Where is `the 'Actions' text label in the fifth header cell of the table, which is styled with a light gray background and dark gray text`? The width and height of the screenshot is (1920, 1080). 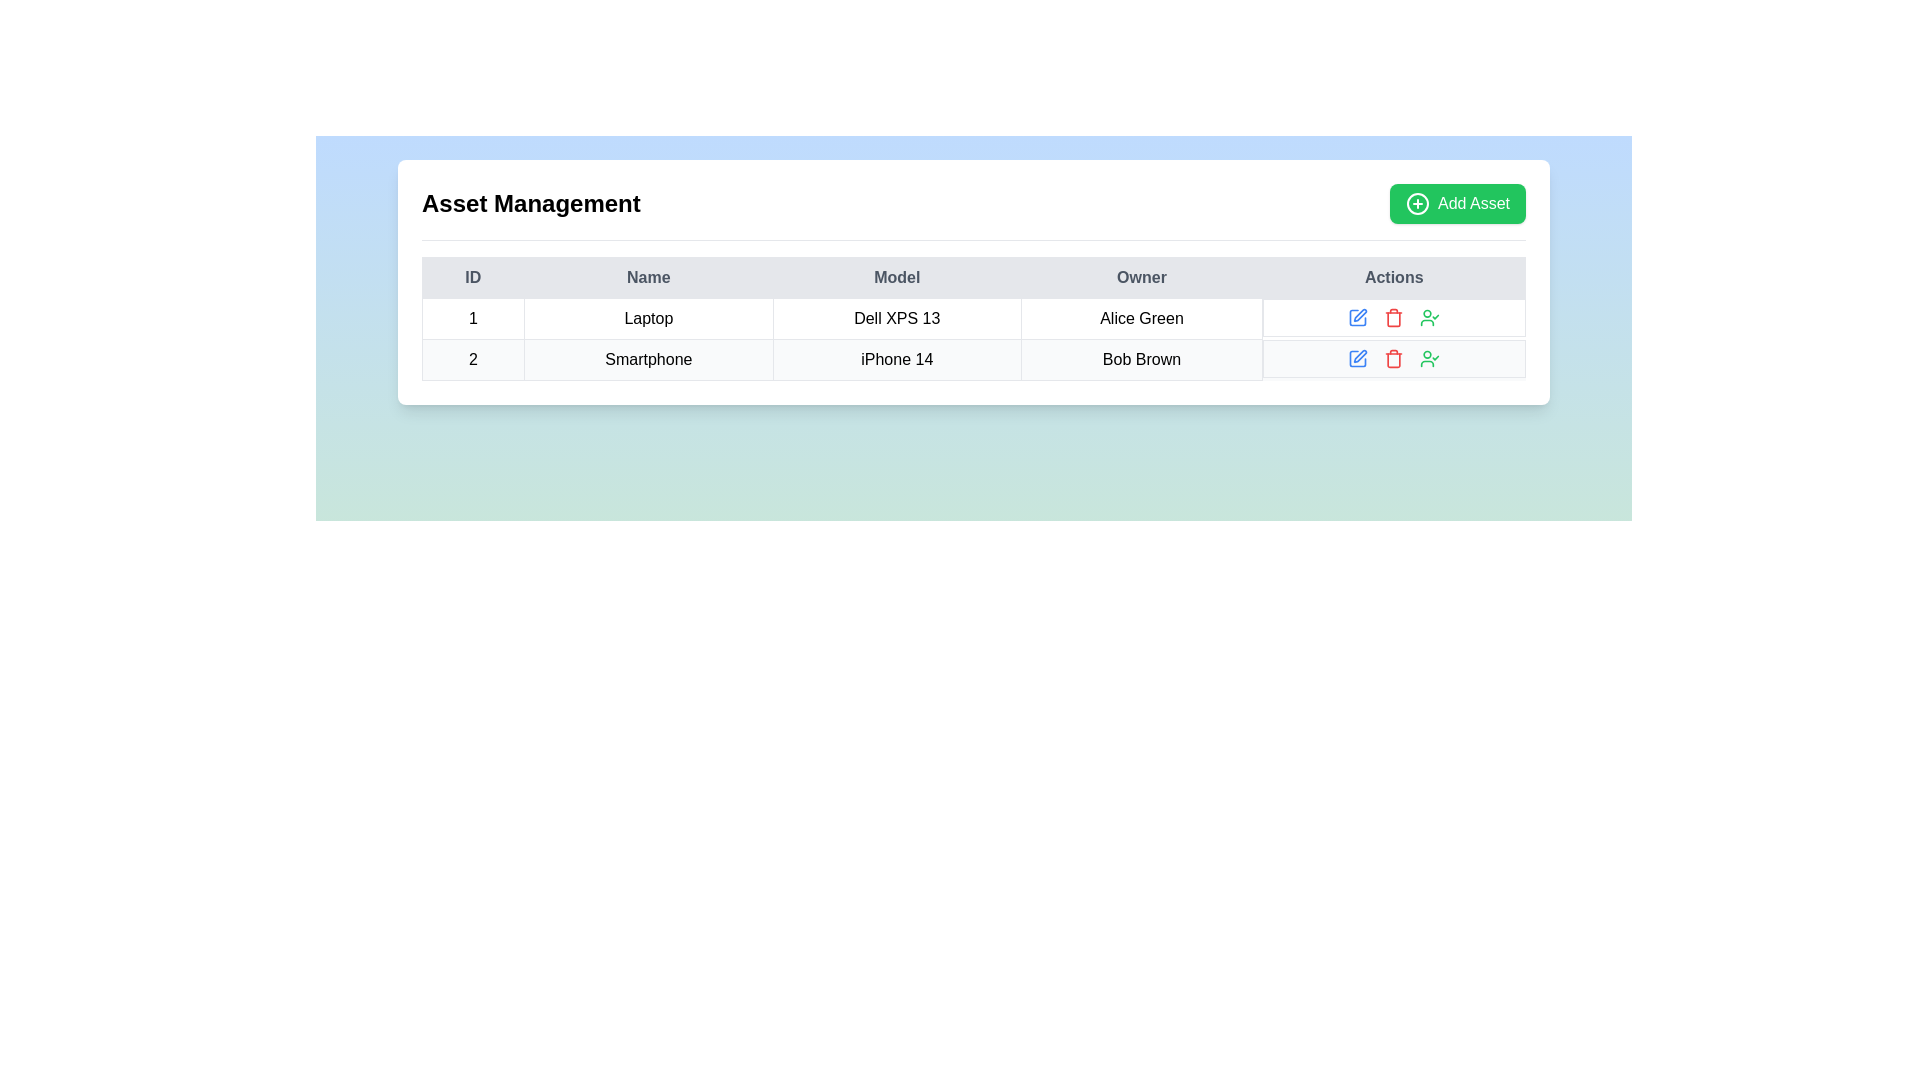
the 'Actions' text label in the fifth header cell of the table, which is styled with a light gray background and dark gray text is located at coordinates (1393, 277).